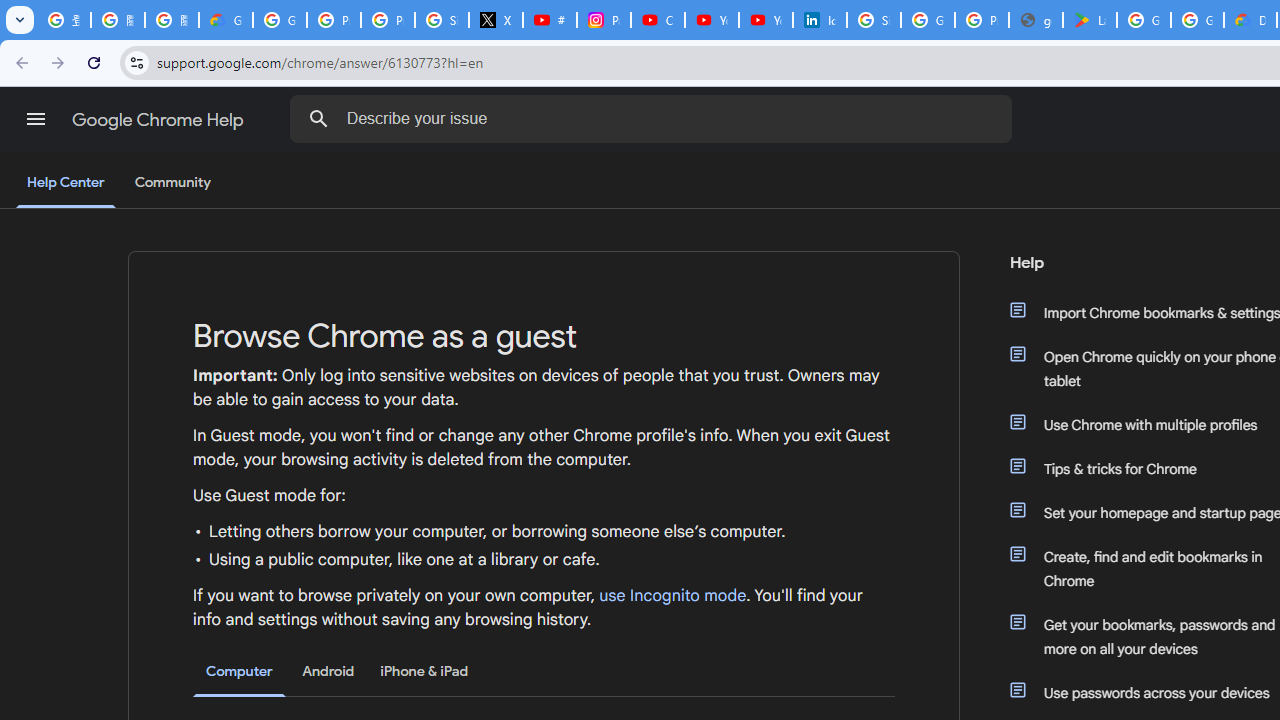  Describe the element at coordinates (496, 20) in the screenshot. I see `'X'` at that location.